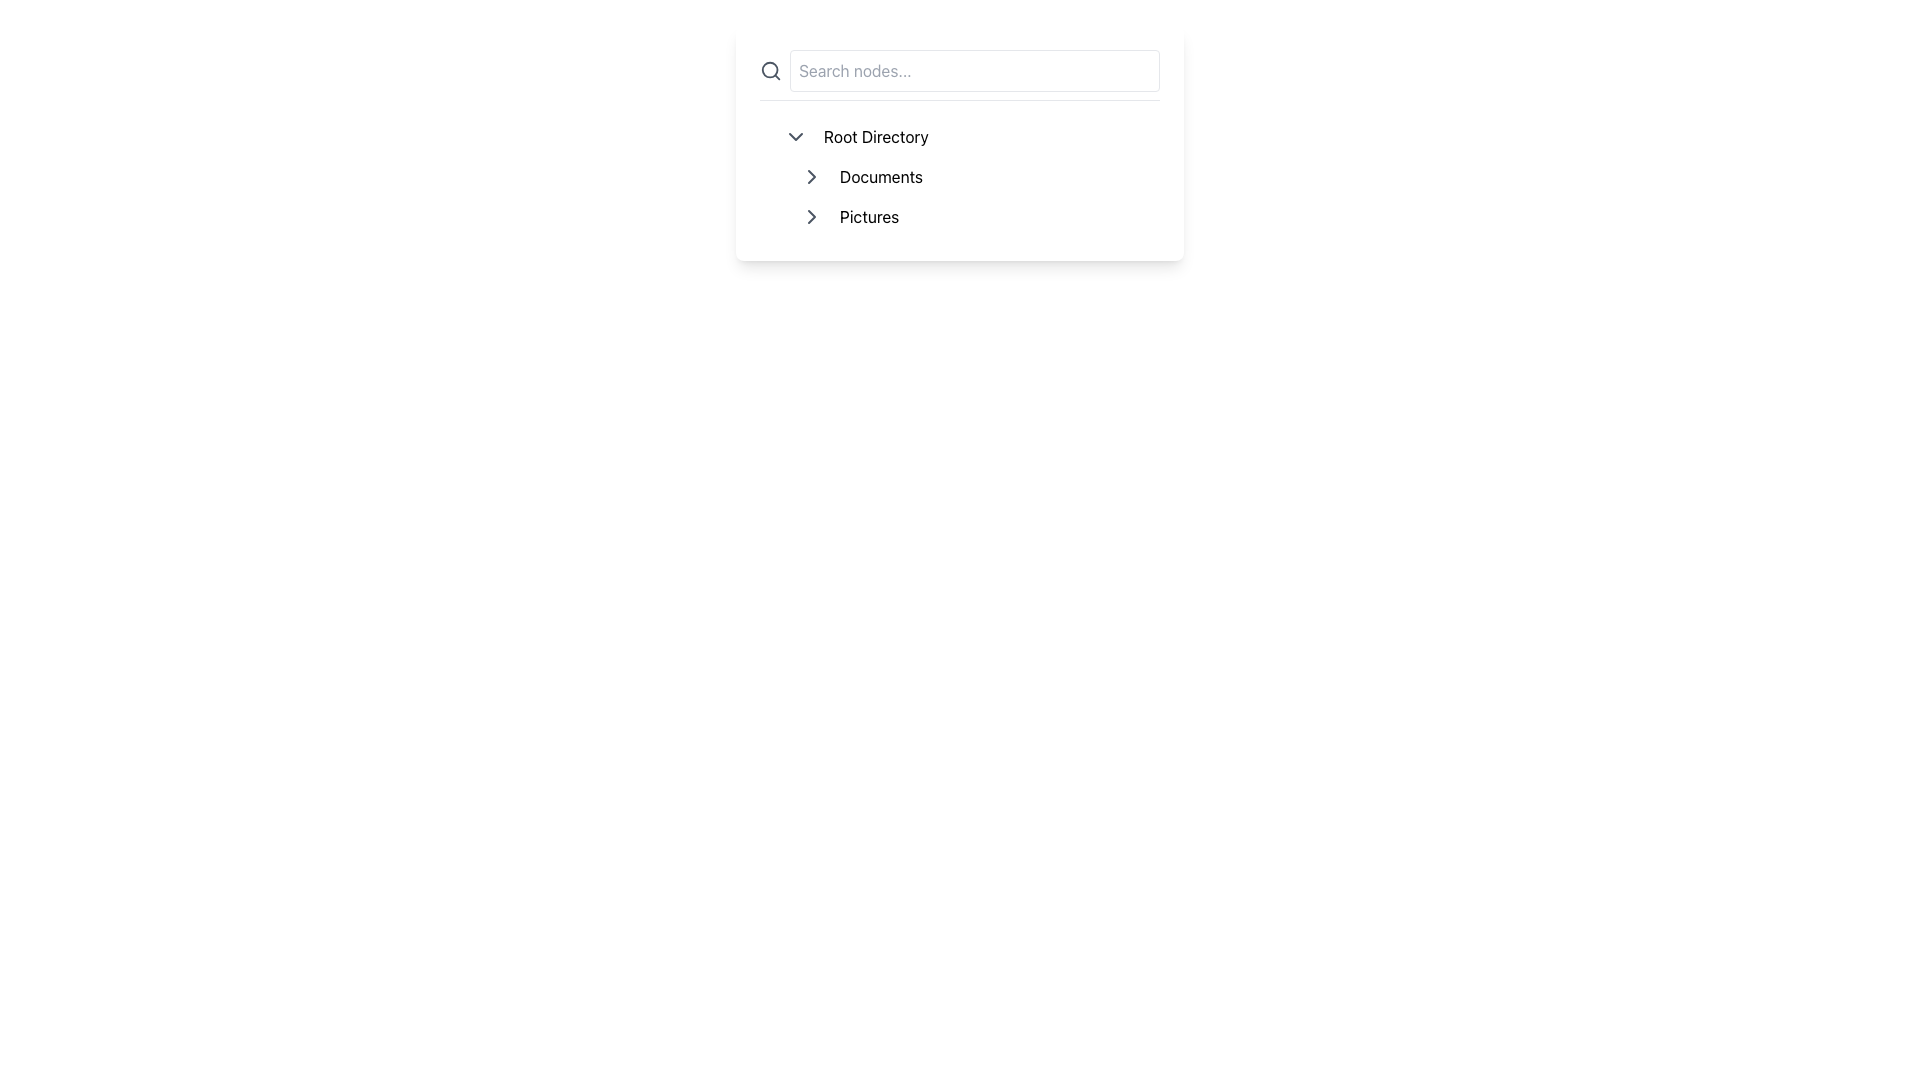 The width and height of the screenshot is (1920, 1080). What do you see at coordinates (968, 216) in the screenshot?
I see `the second menu item labeled 'Pictures' in the 'Root Directory' section` at bounding box center [968, 216].